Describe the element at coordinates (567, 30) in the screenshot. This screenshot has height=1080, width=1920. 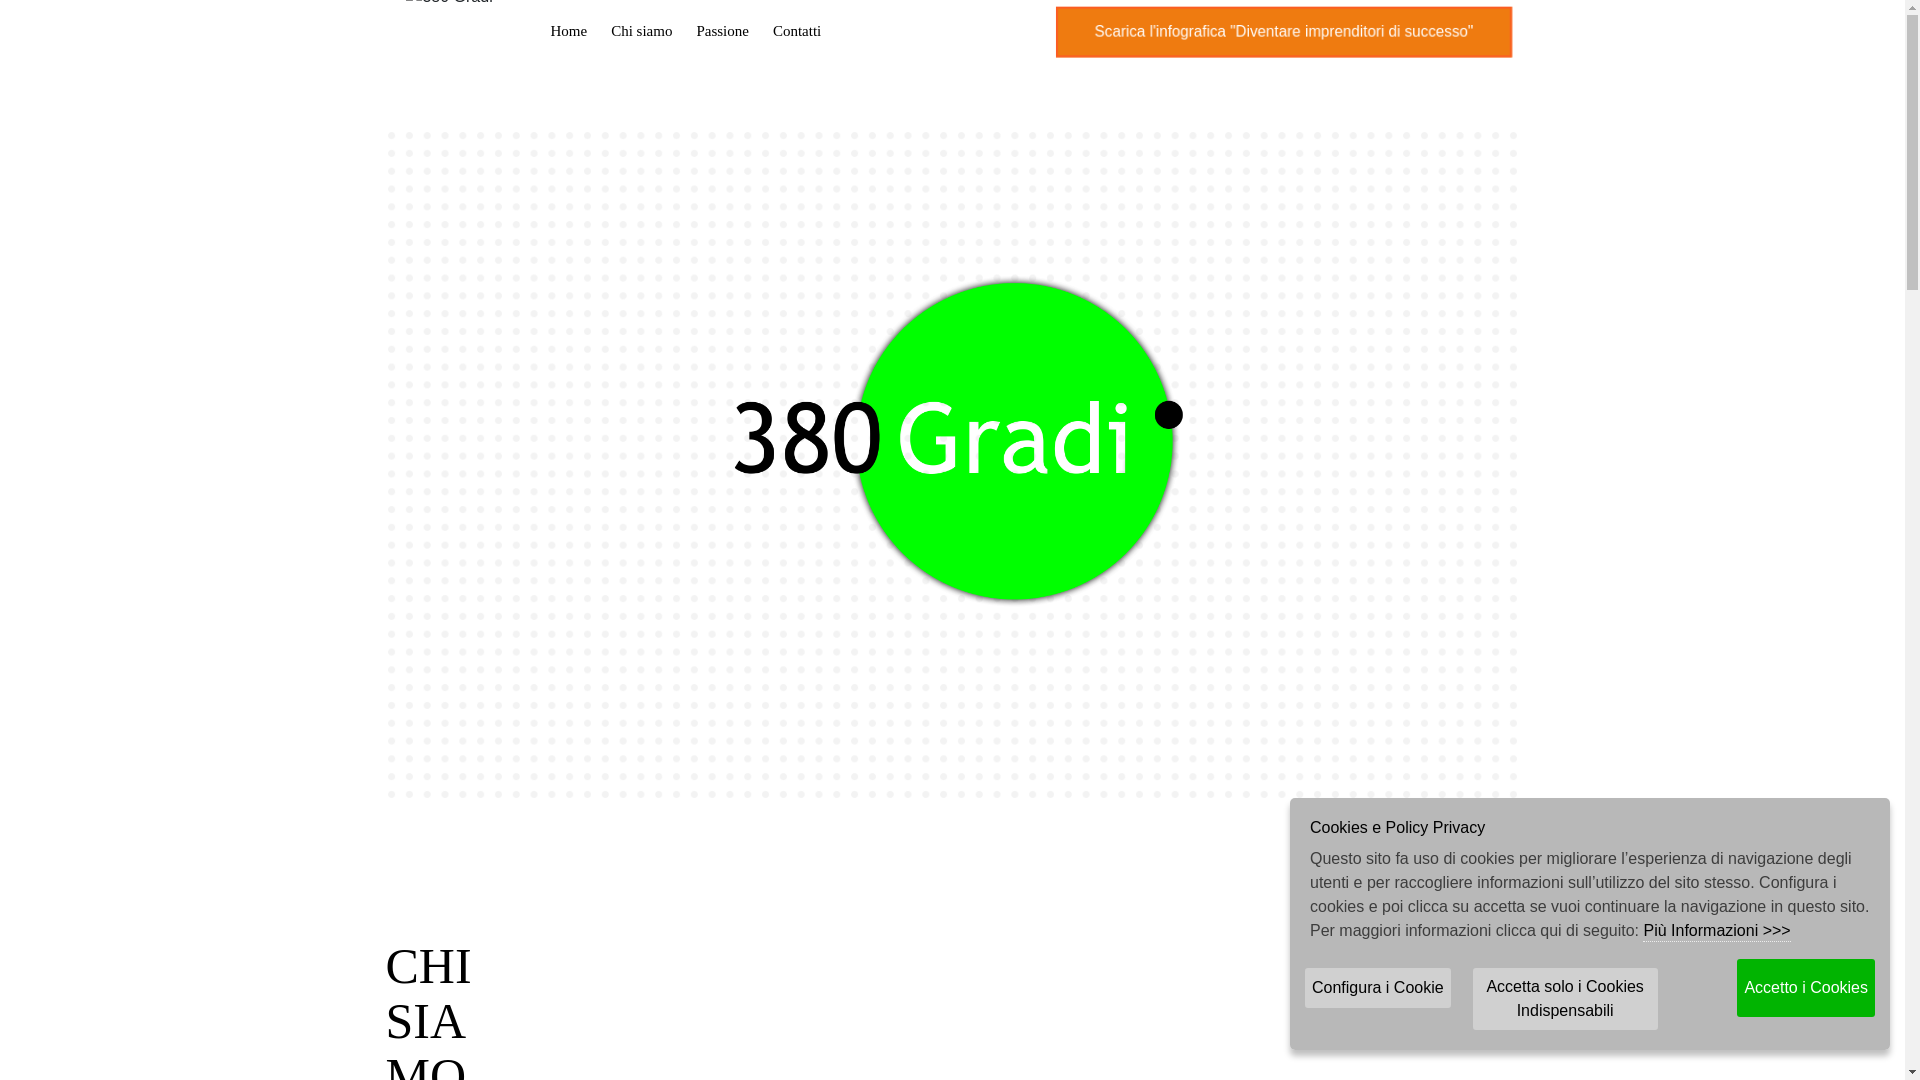
I see `'Home'` at that location.